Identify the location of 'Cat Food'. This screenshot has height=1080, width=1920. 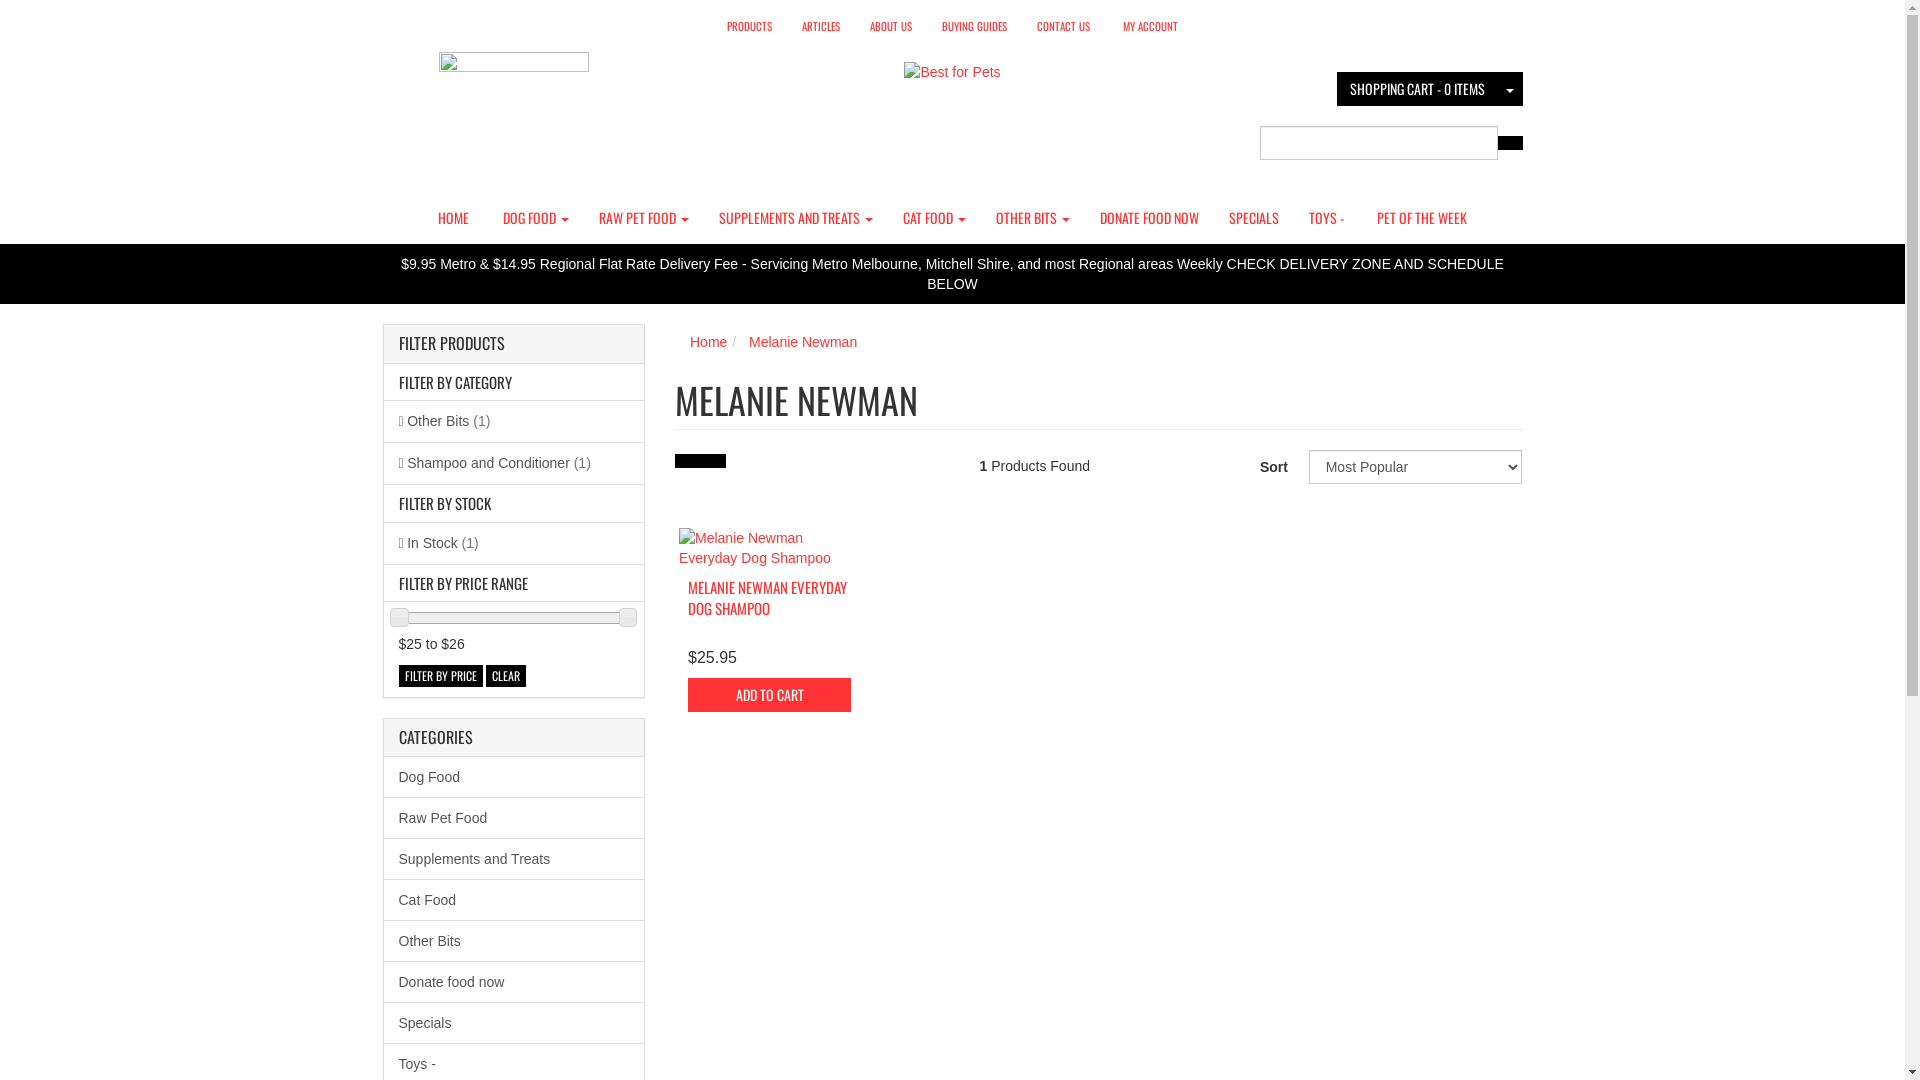
(514, 898).